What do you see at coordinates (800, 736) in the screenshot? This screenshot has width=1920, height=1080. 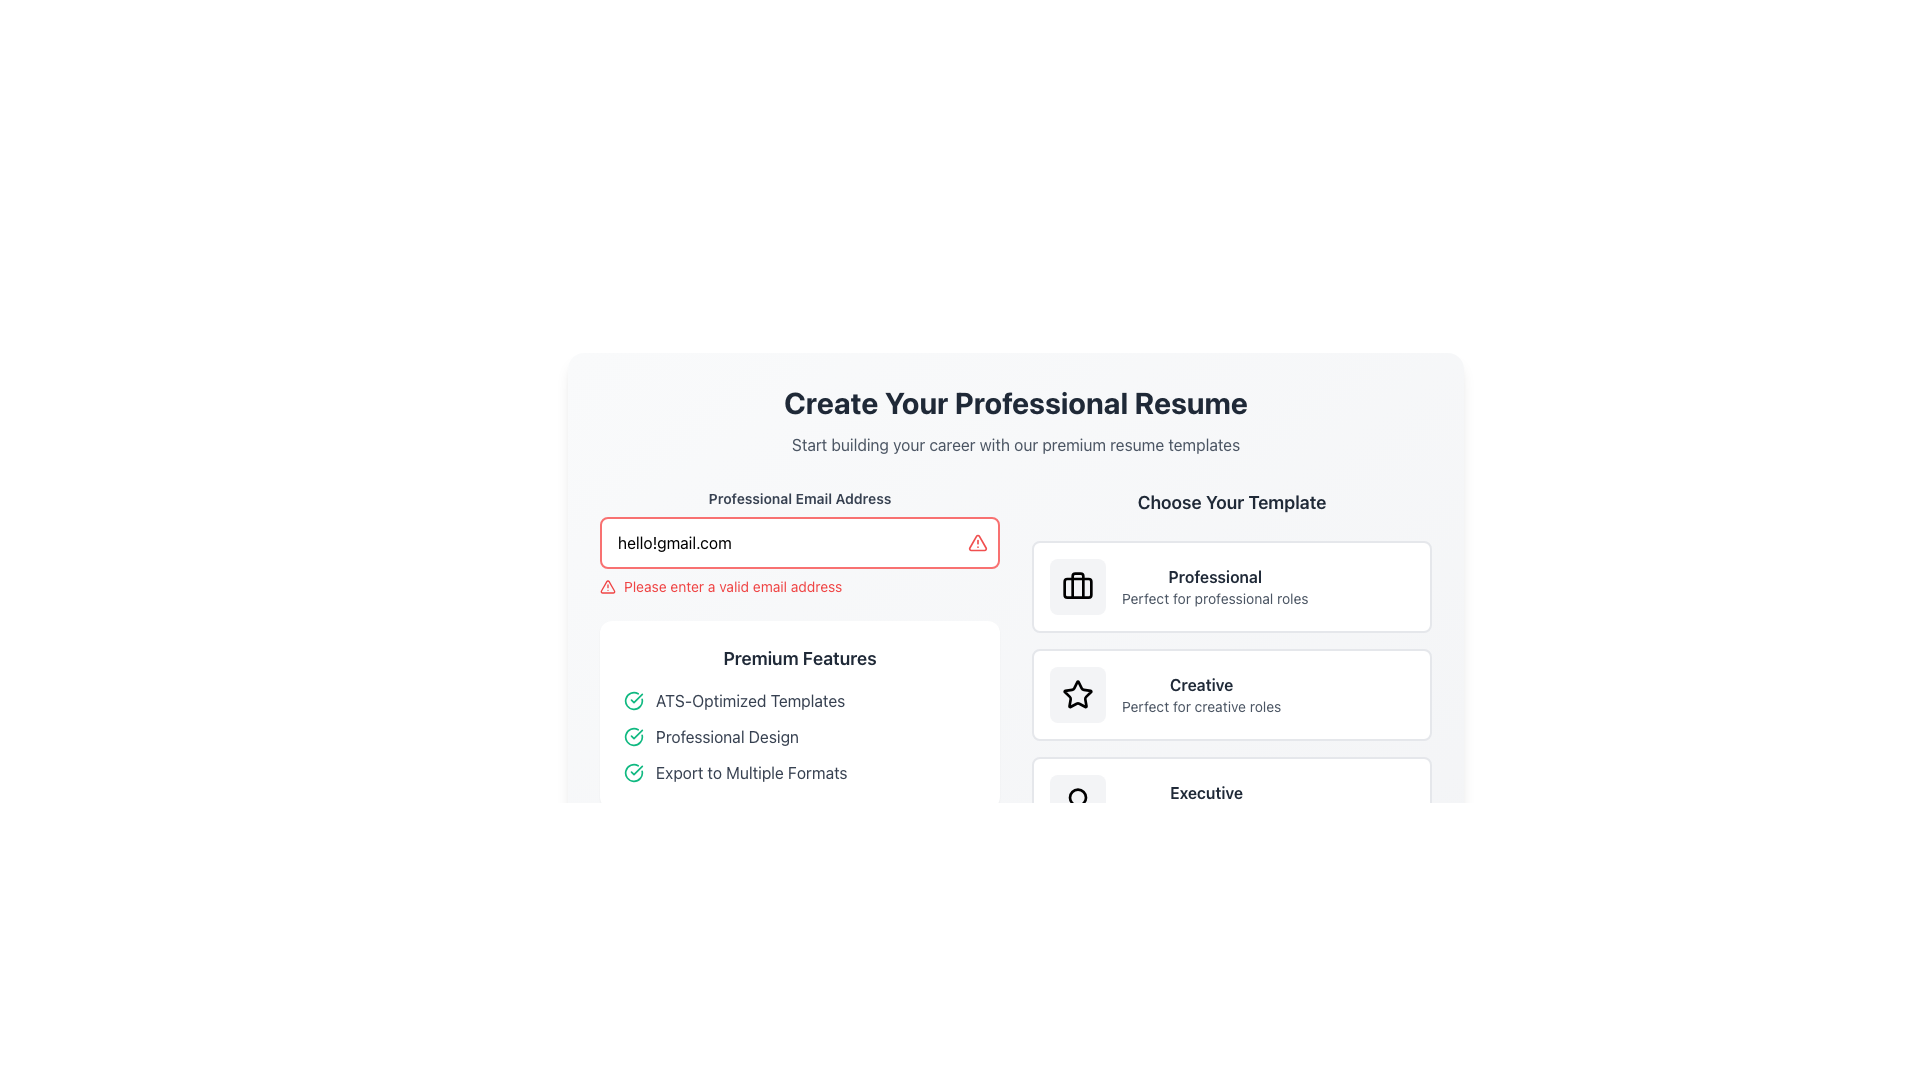 I see `the second item in the list of premium features, 'Professional Design', which is centrally aligned within its containing section` at bounding box center [800, 736].